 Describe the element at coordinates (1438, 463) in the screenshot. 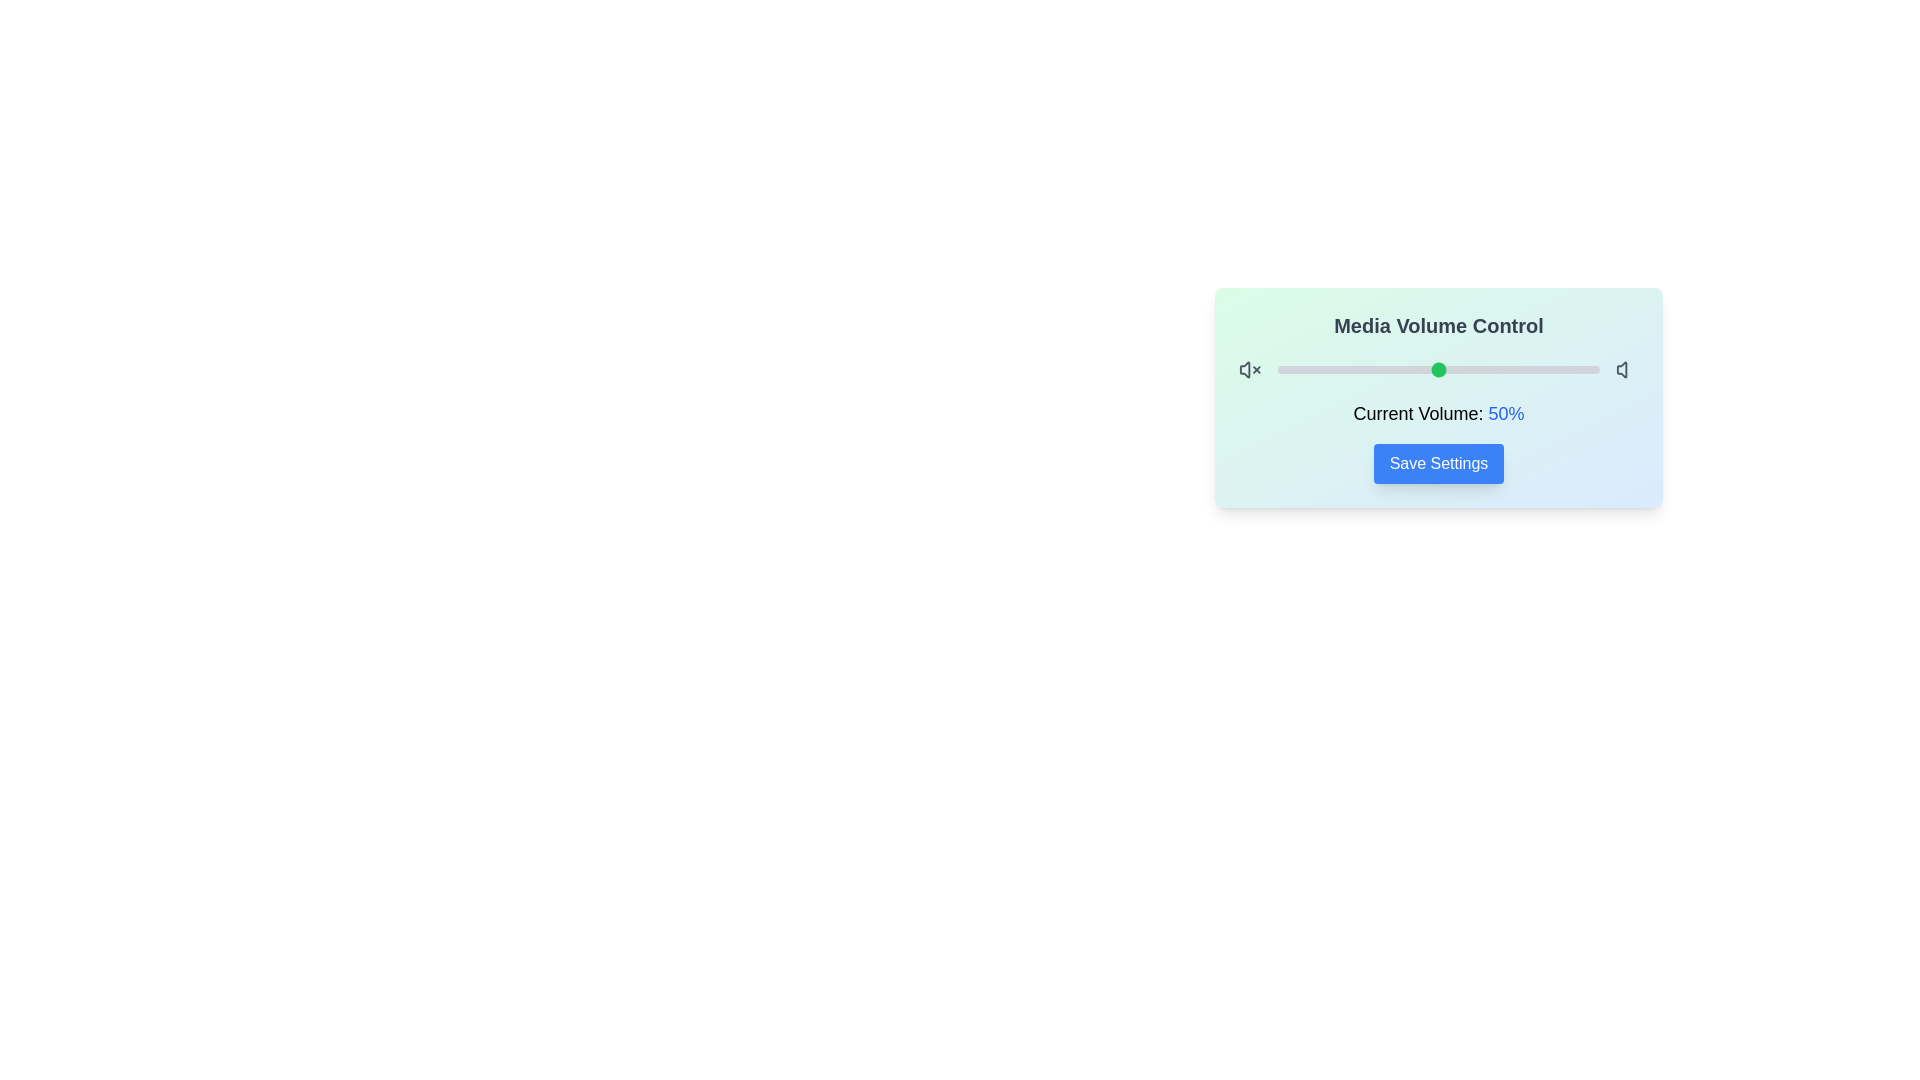

I see `the 'Save Settings' button` at that location.